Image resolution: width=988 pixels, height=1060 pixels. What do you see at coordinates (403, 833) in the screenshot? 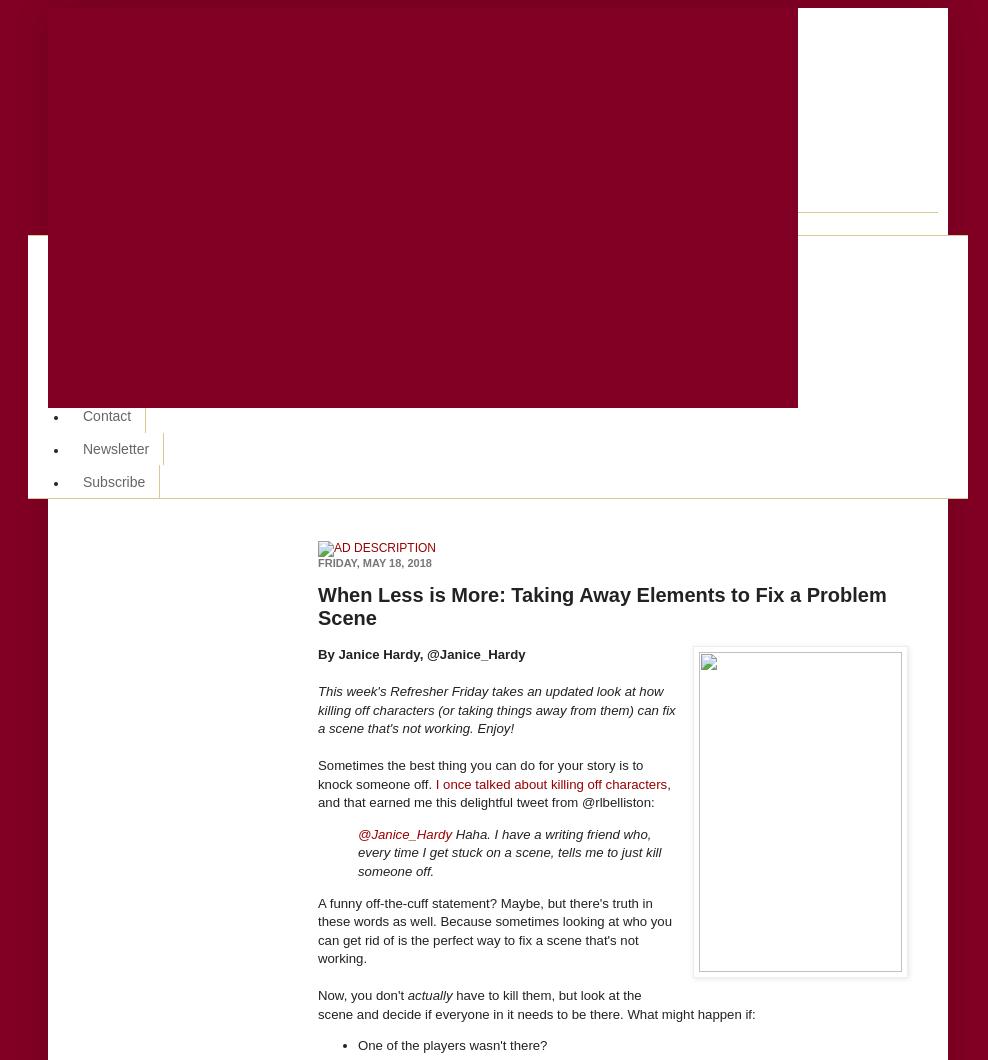
I see `'@Janice_Hardy'` at bounding box center [403, 833].